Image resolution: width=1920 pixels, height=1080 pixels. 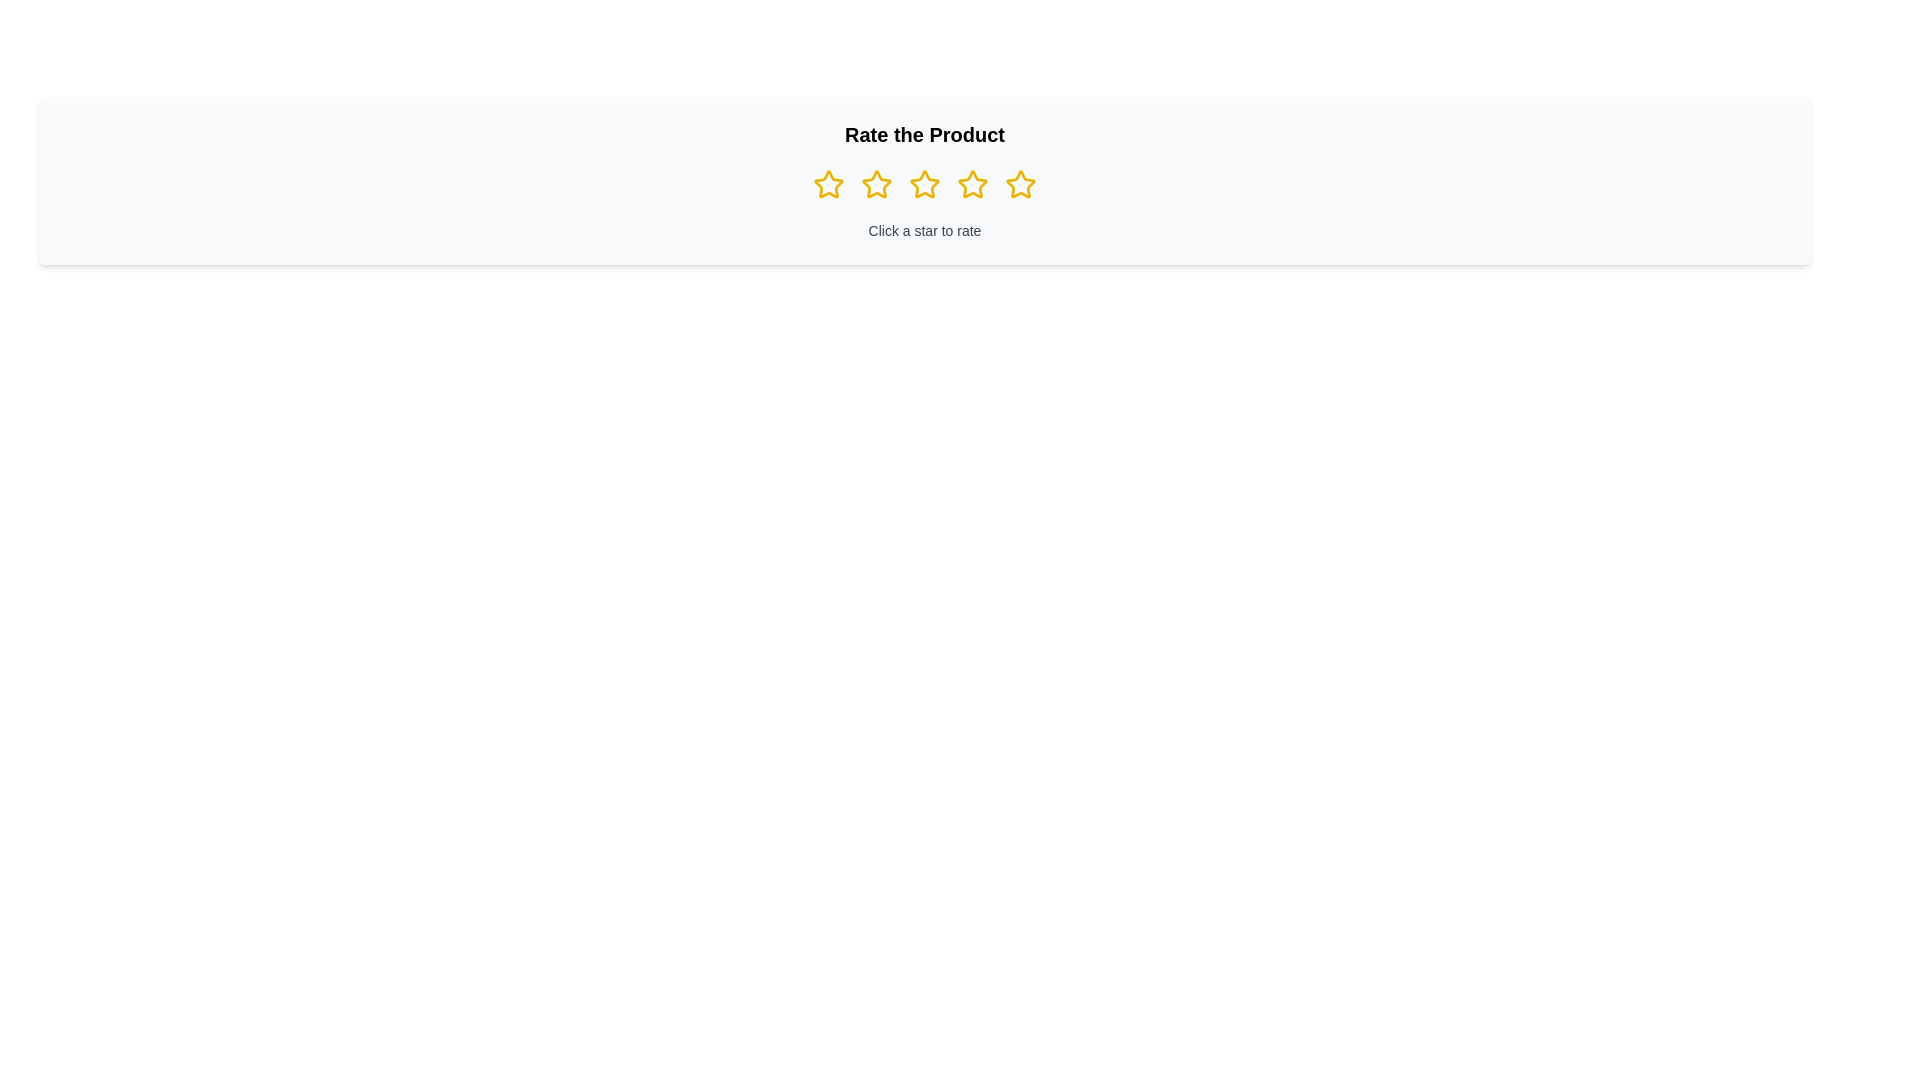 What do you see at coordinates (924, 230) in the screenshot?
I see `the instructional text label that guides users to interact with the rating stars above it, centrally aligned below the title 'Rate the Product'` at bounding box center [924, 230].